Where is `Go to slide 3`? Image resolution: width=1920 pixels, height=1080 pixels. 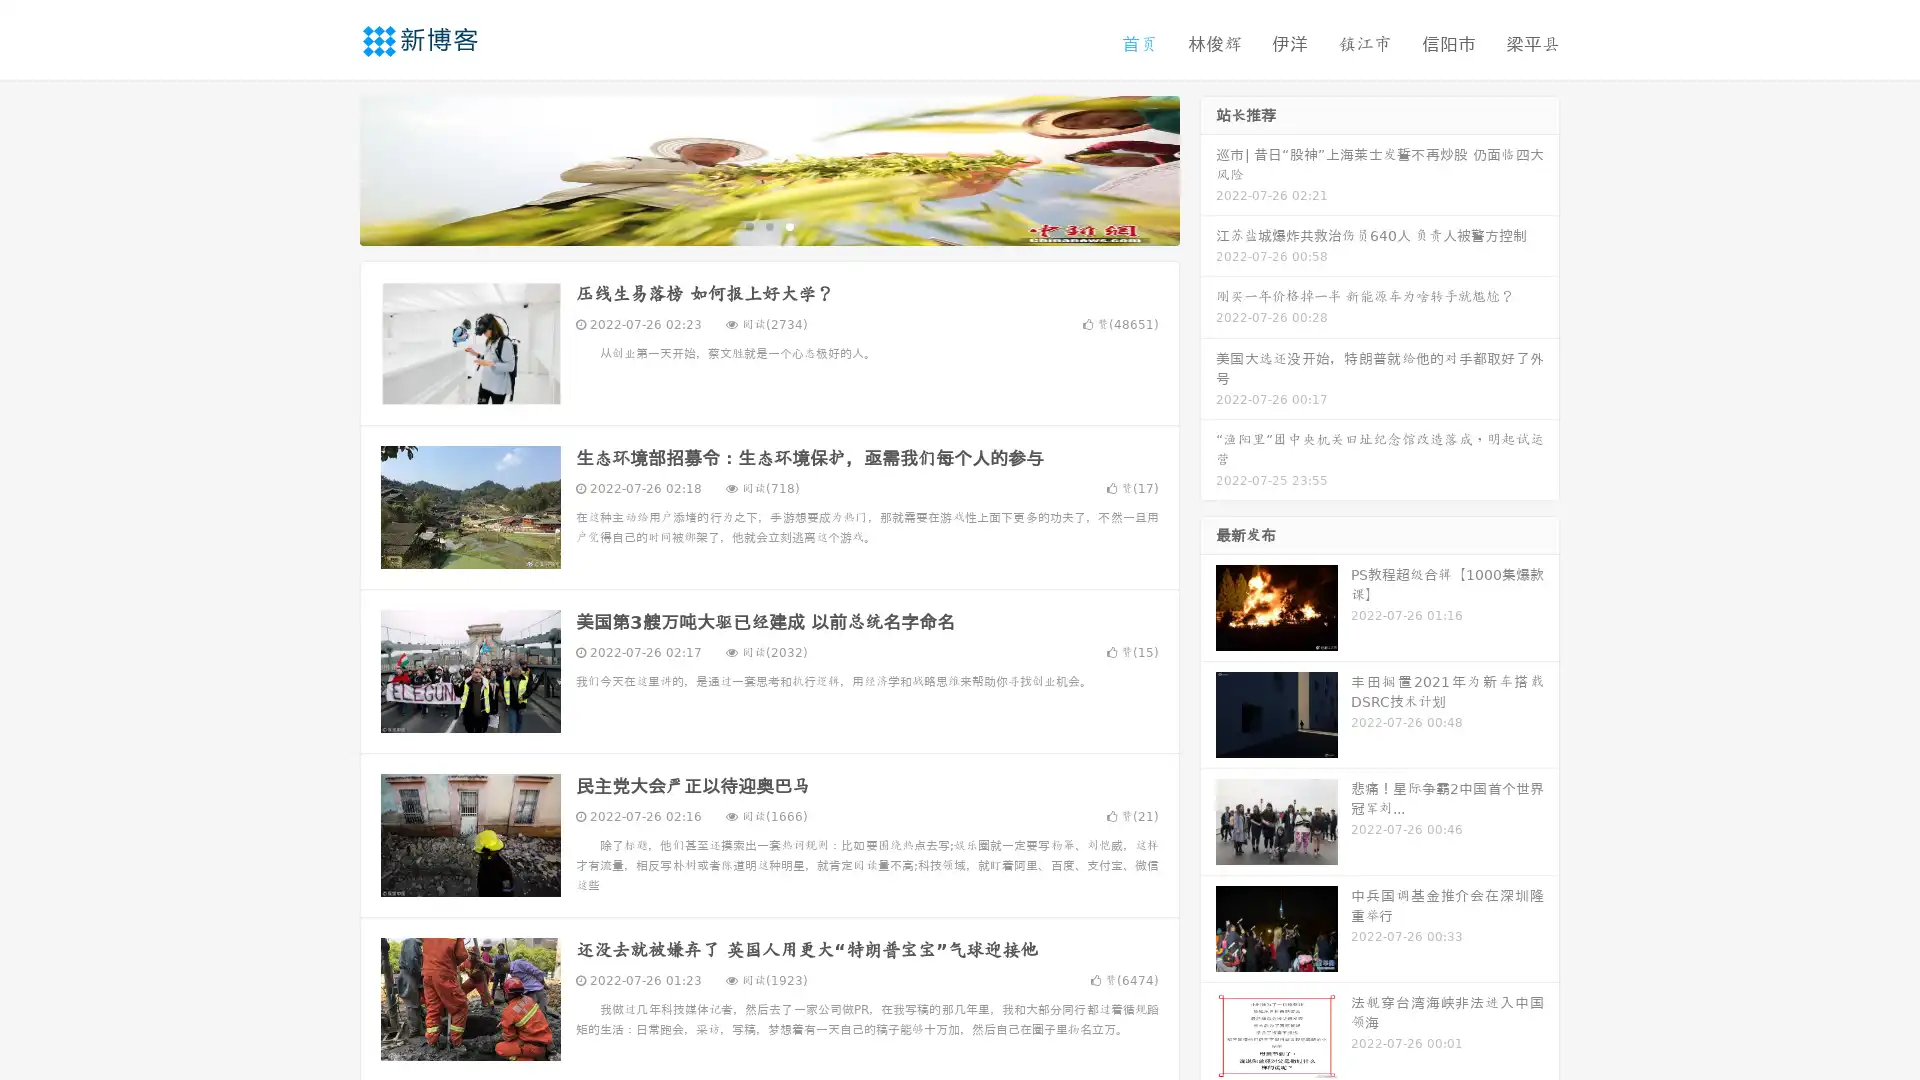
Go to slide 3 is located at coordinates (789, 225).